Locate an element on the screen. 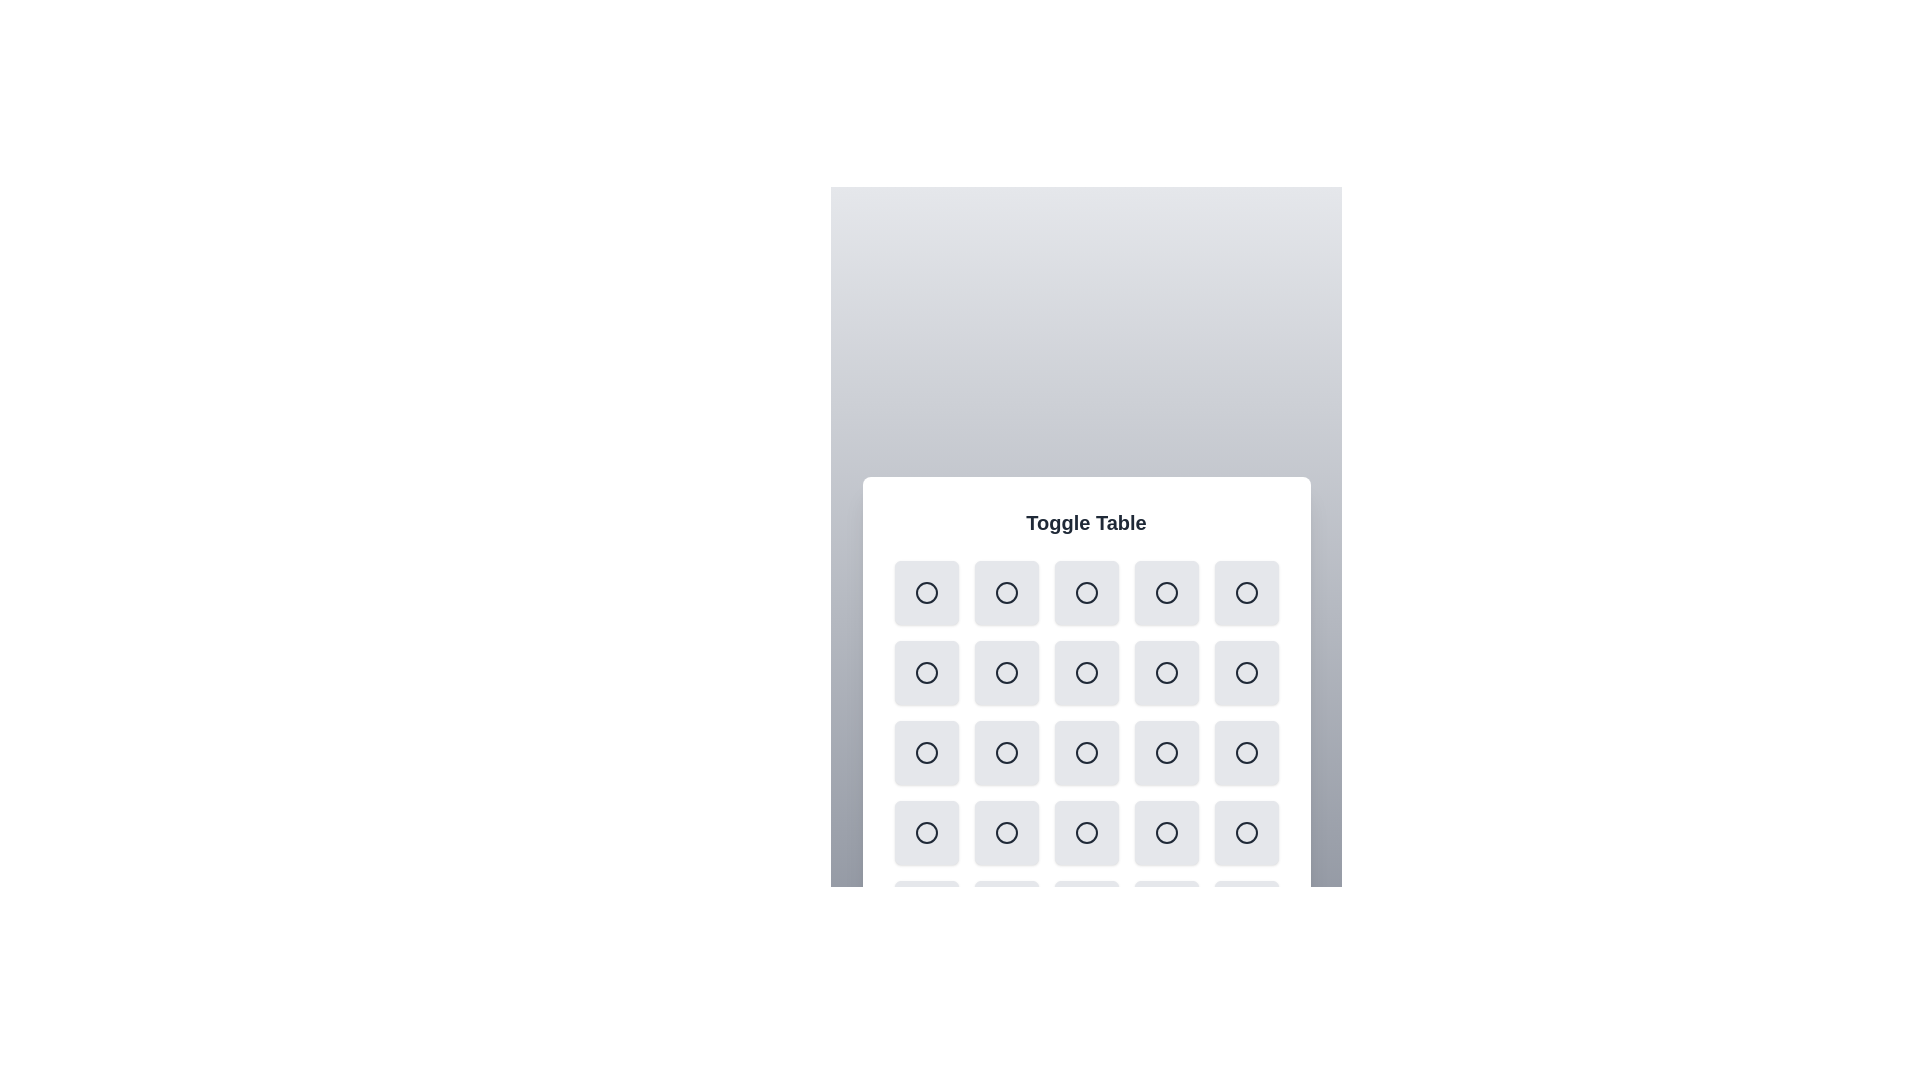 Image resolution: width=1920 pixels, height=1080 pixels. the container background to focus on it is located at coordinates (1085, 726).